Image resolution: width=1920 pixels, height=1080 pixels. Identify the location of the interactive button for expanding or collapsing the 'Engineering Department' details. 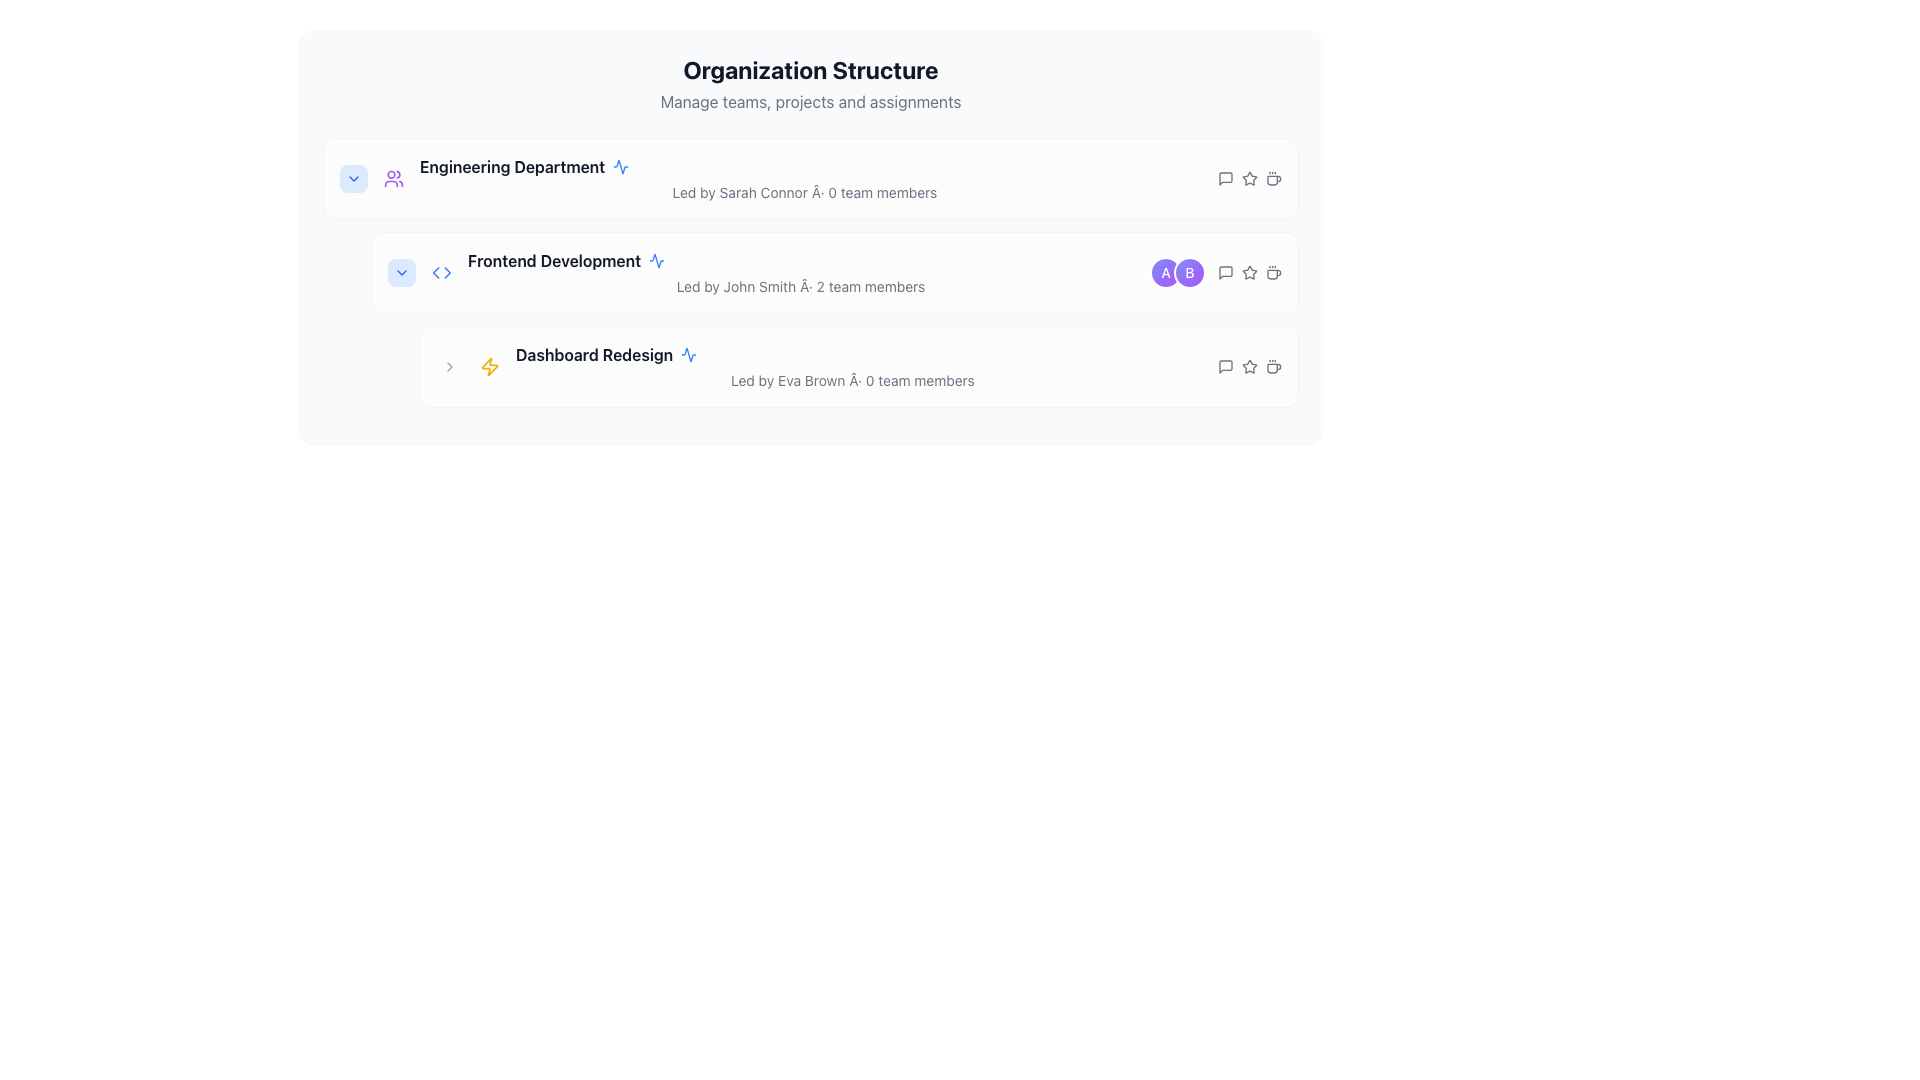
(354, 177).